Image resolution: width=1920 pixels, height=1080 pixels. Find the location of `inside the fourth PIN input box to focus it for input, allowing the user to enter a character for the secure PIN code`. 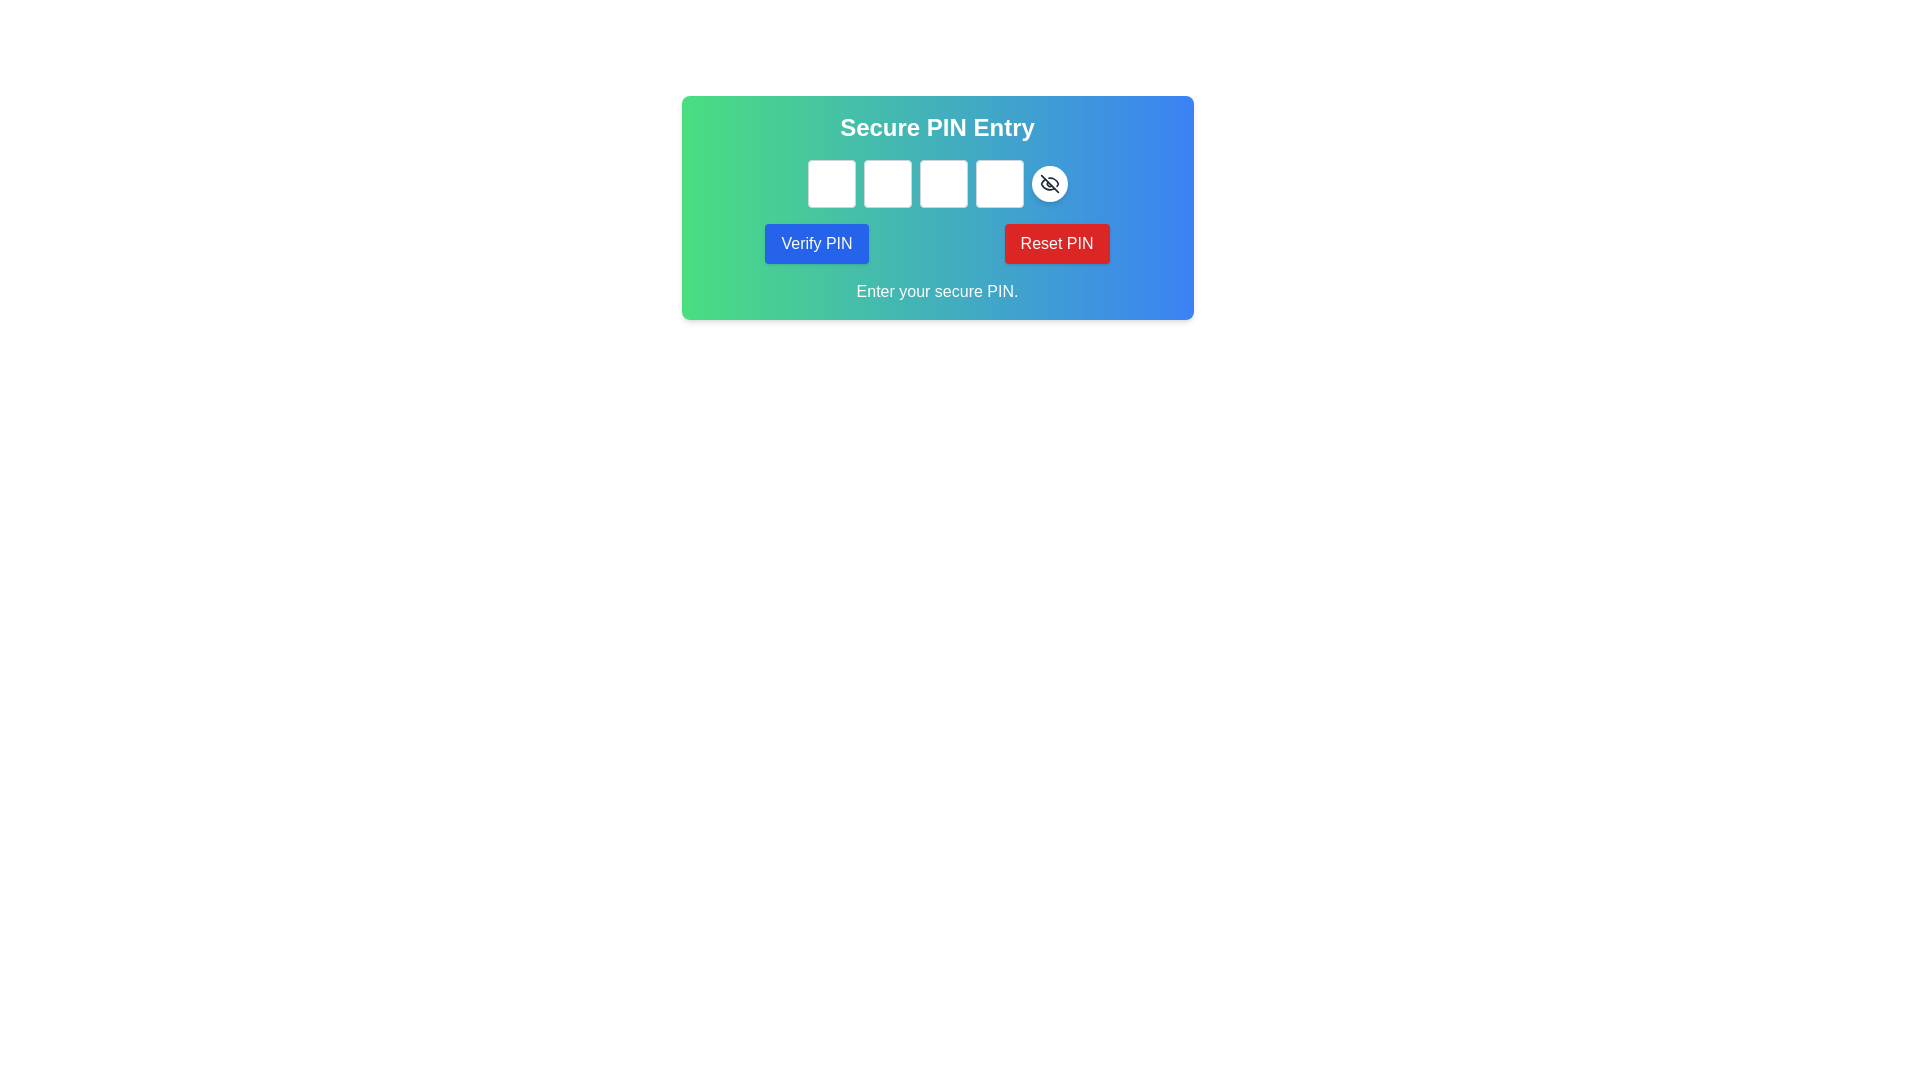

inside the fourth PIN input box to focus it for input, allowing the user to enter a character for the secure PIN code is located at coordinates (999, 184).